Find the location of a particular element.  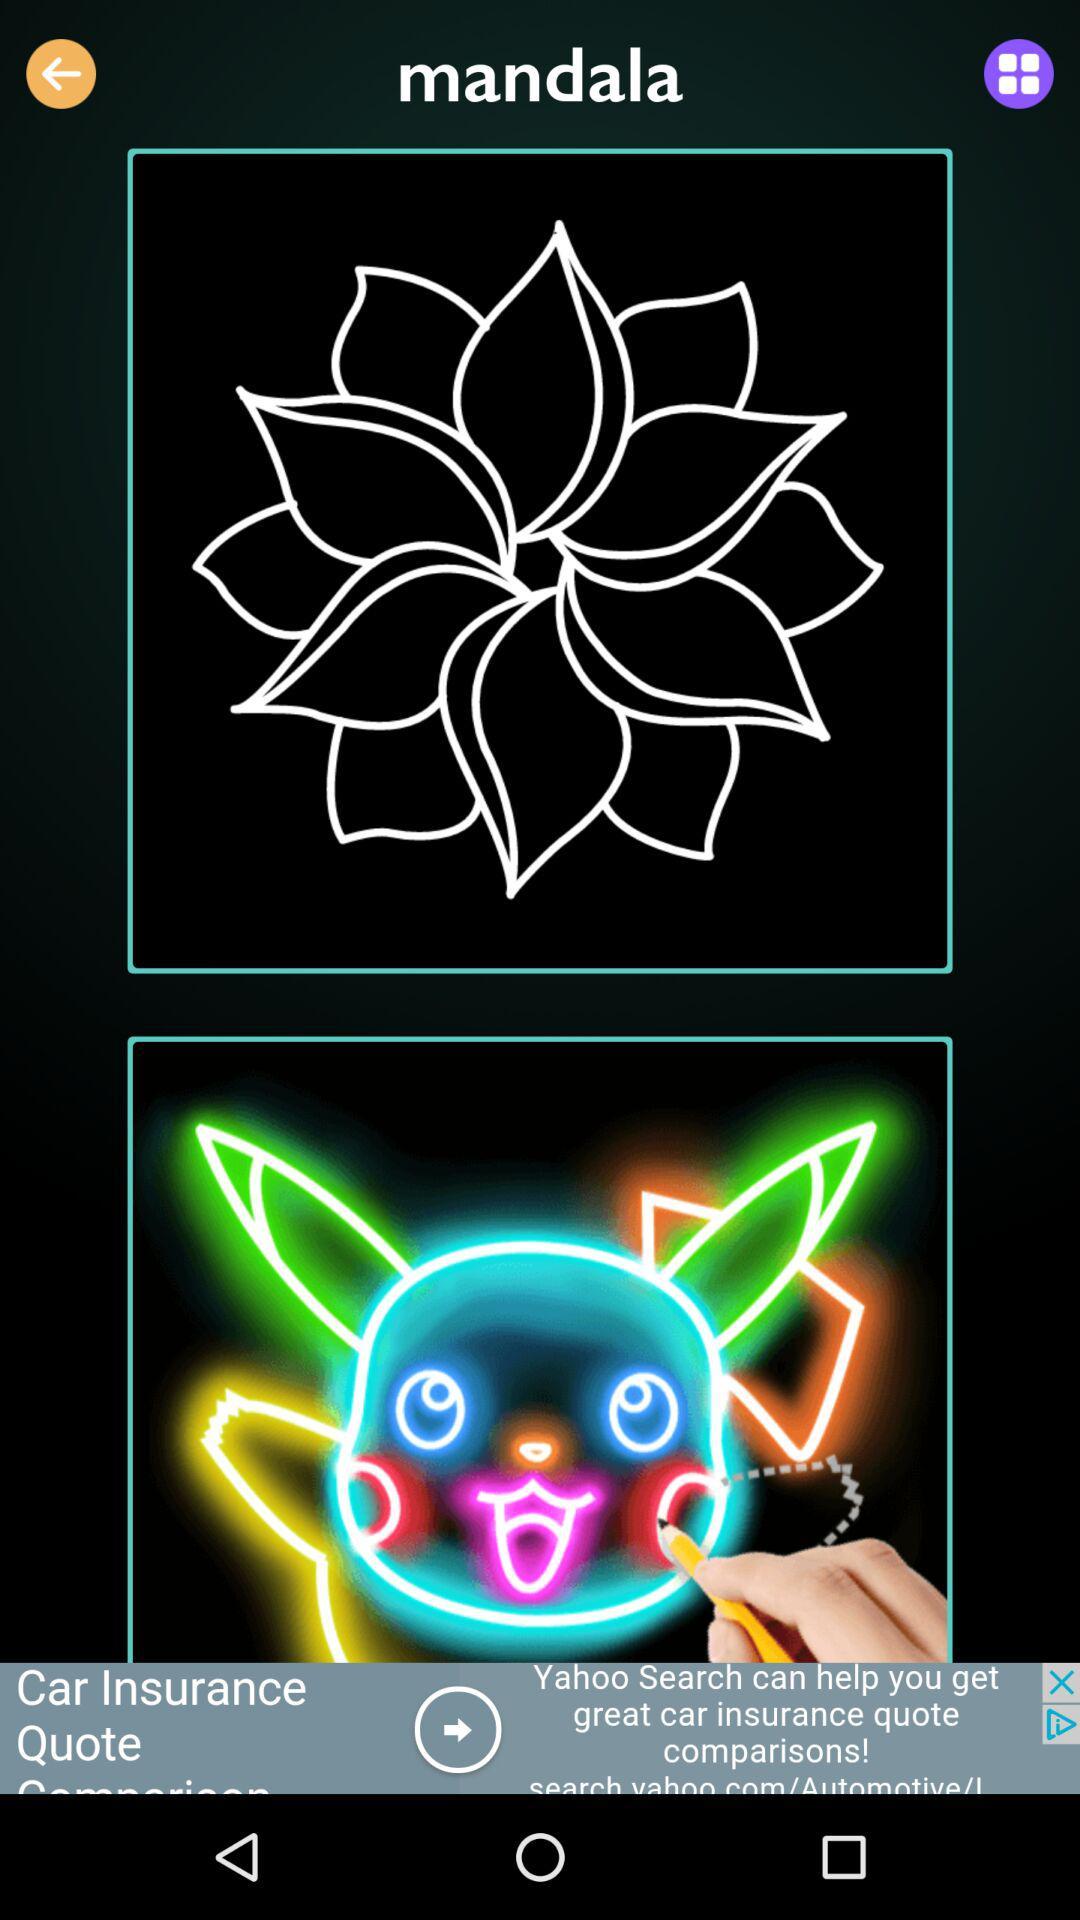

the arrow_backward icon is located at coordinates (60, 73).